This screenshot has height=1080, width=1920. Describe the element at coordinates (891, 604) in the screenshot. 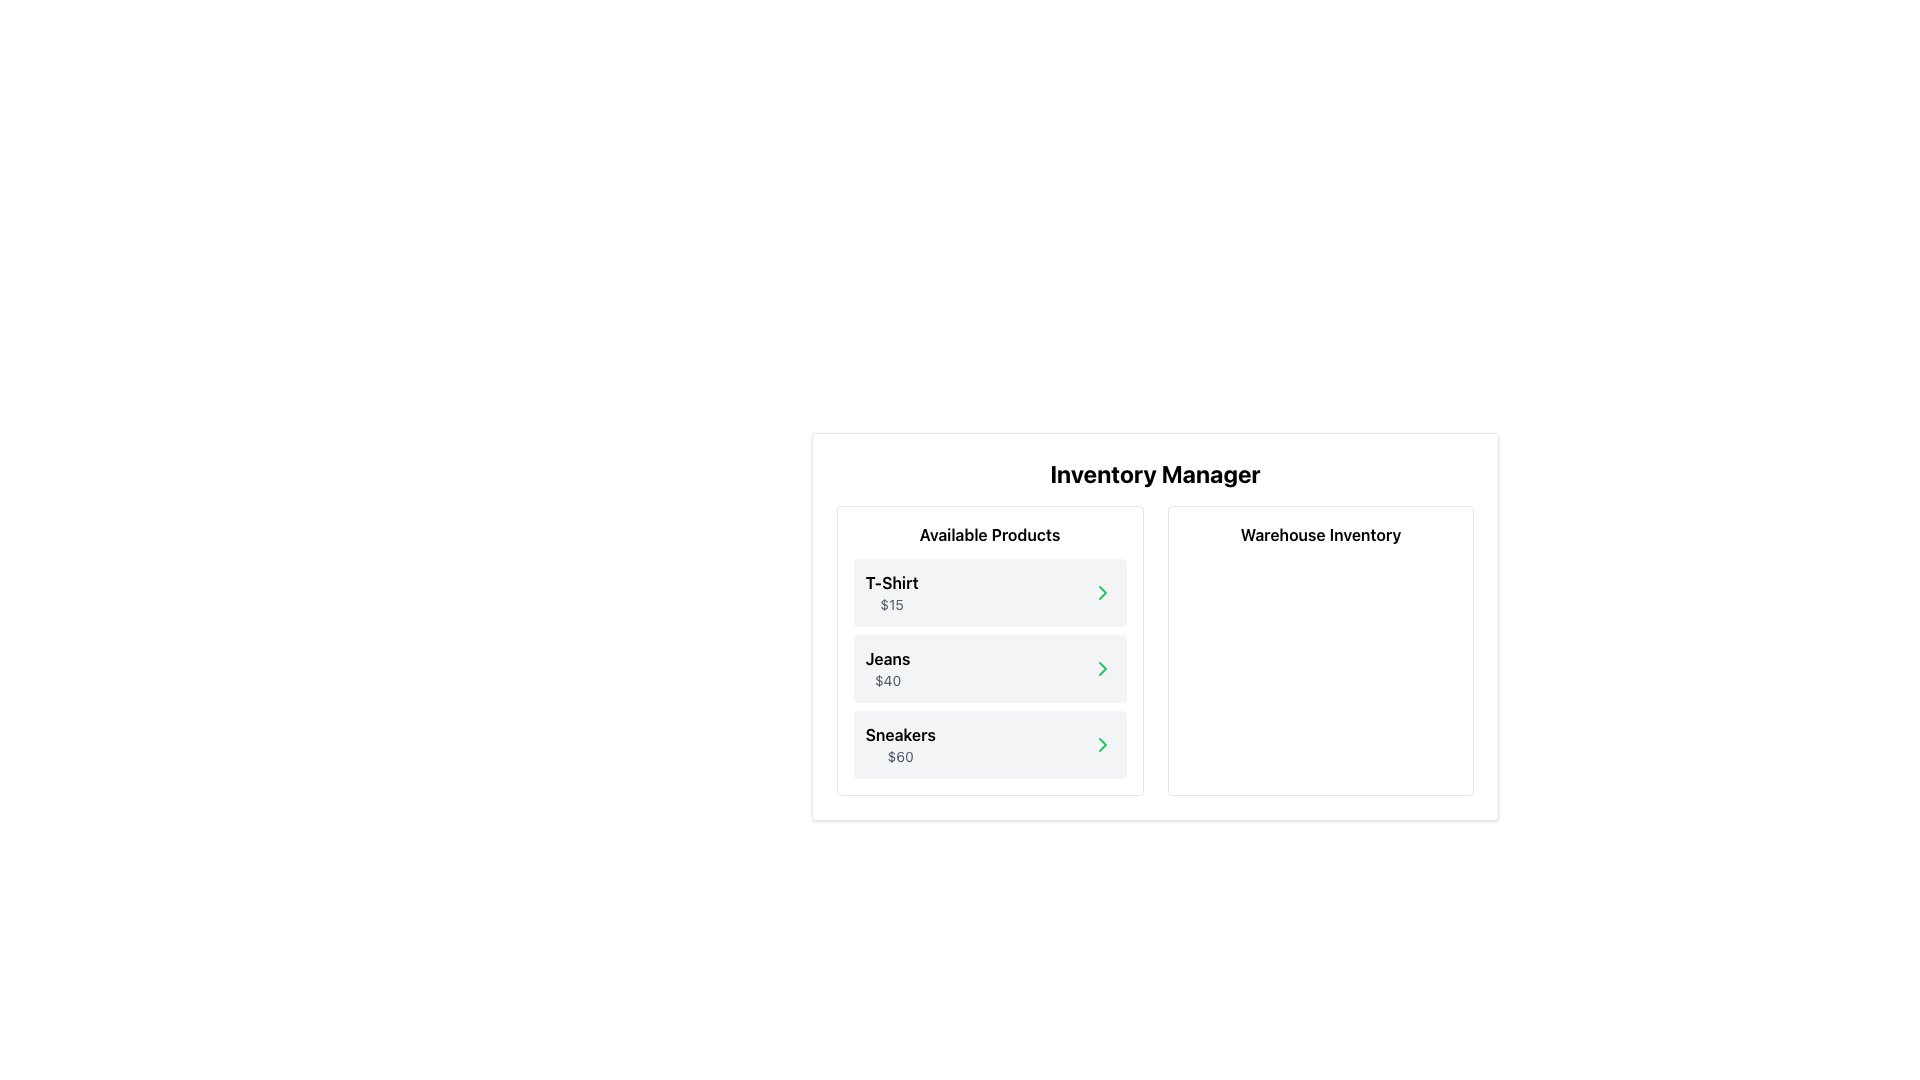

I see `the price text label displaying '$15', which is positioned below the 'T-Shirt' label and above the navigation arrow, within the product list` at that location.